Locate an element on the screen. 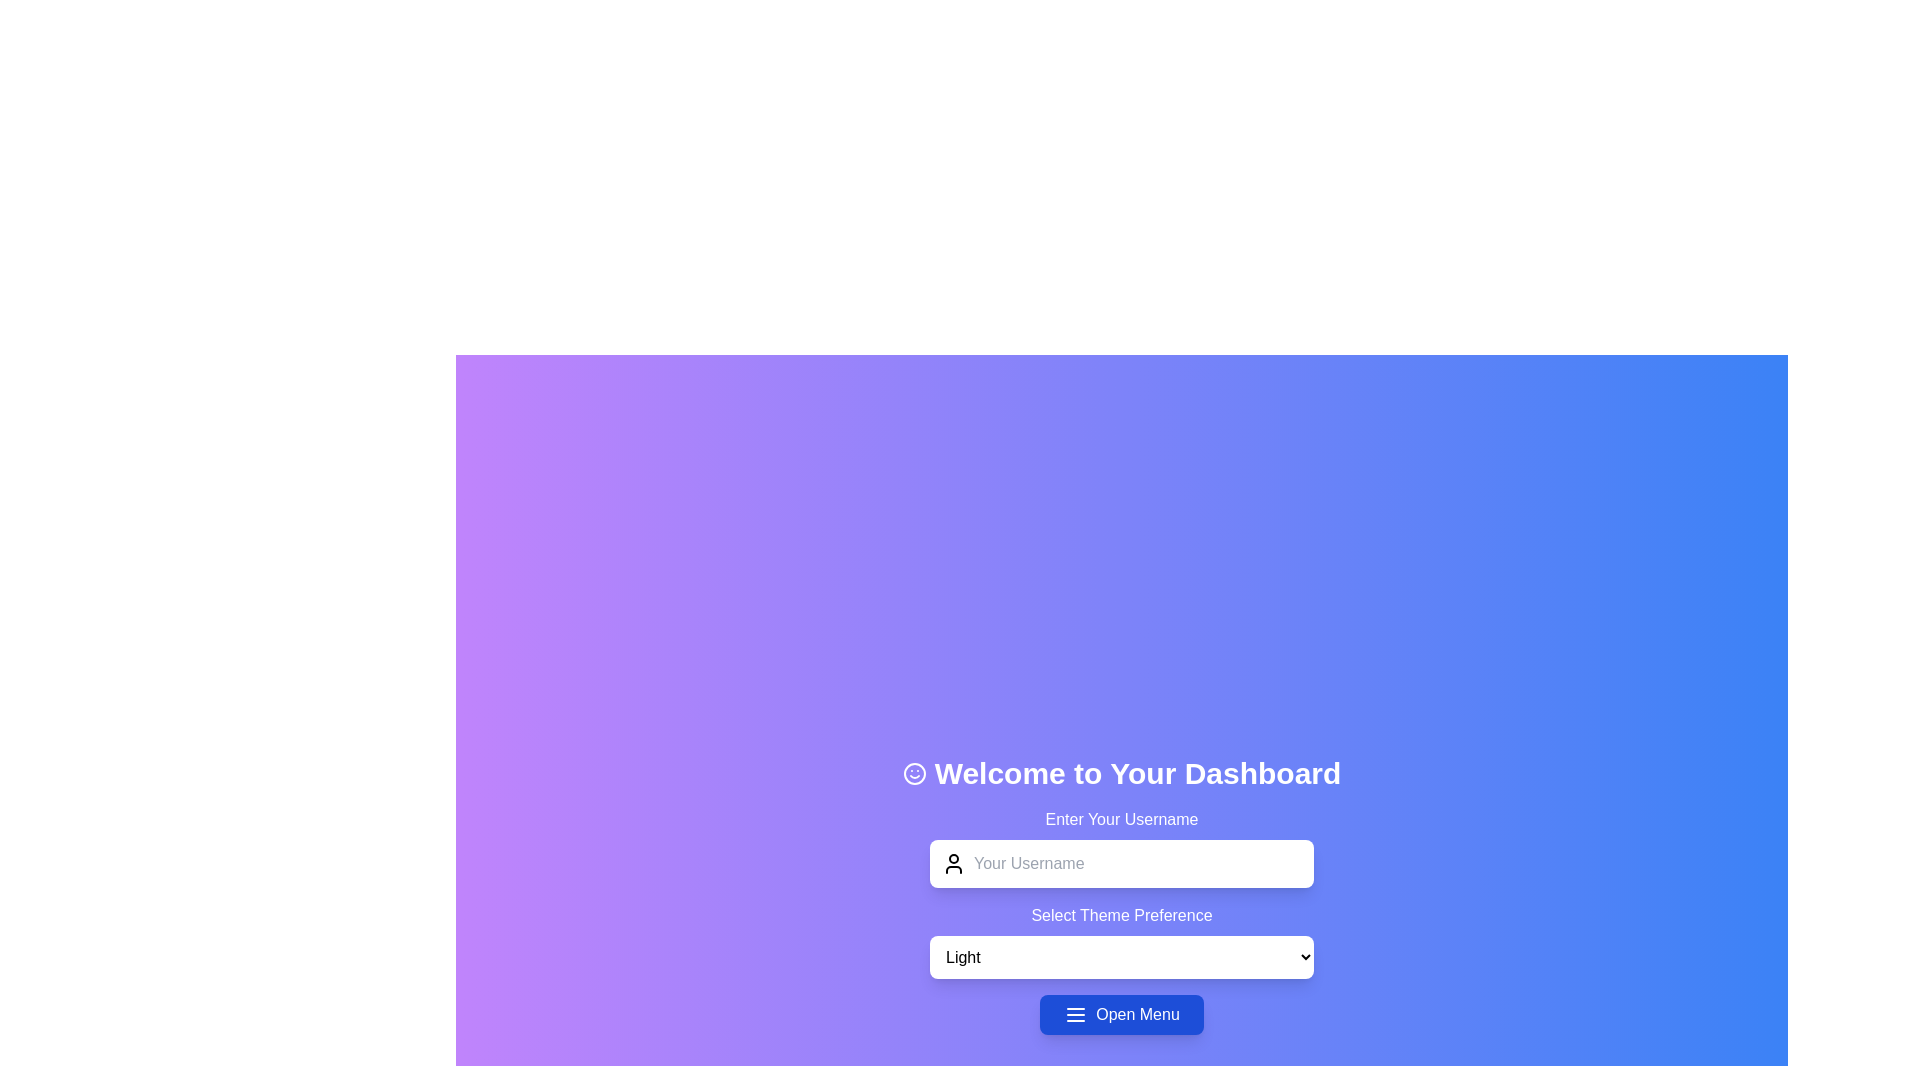 This screenshot has height=1080, width=1920. the dropdown menu for theme selection located centrally in the interface, below the username input field and above the 'Open Menu' button is located at coordinates (1122, 941).